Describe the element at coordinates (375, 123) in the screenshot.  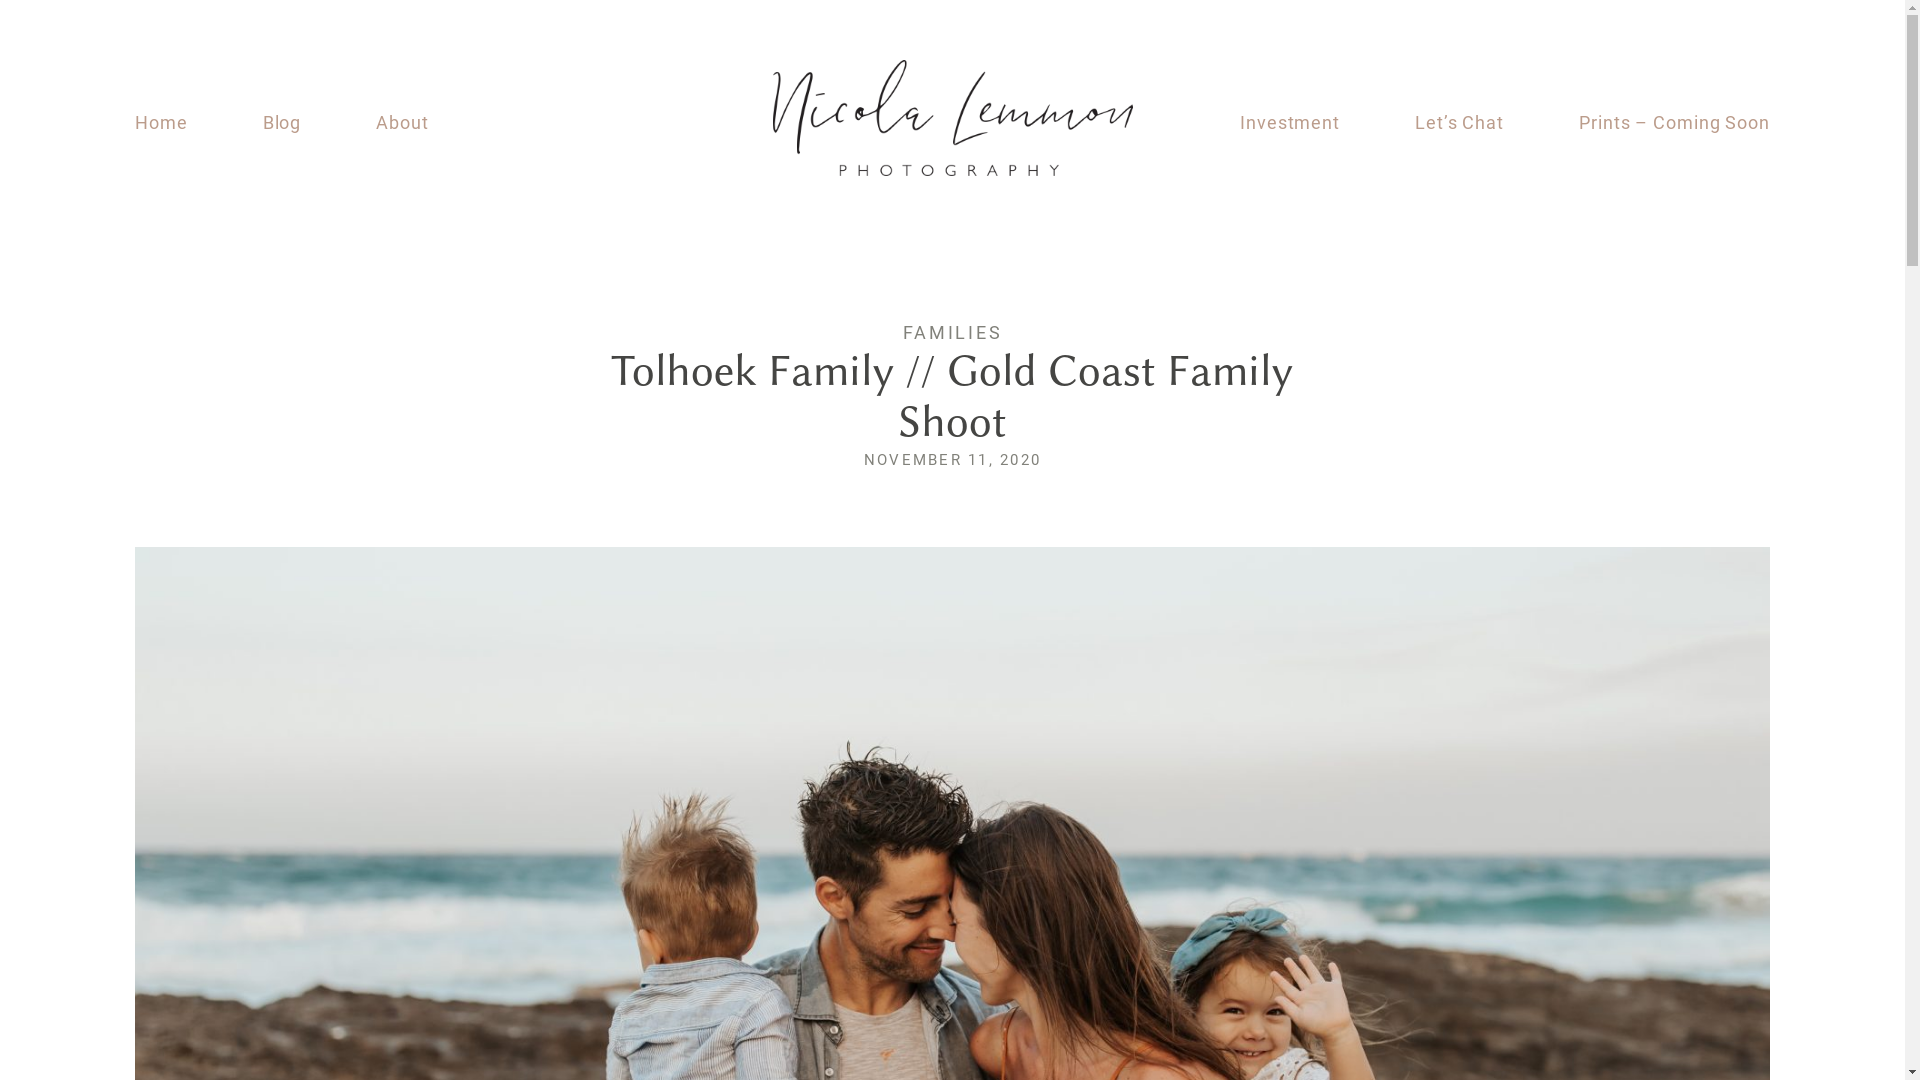
I see `'About'` at that location.